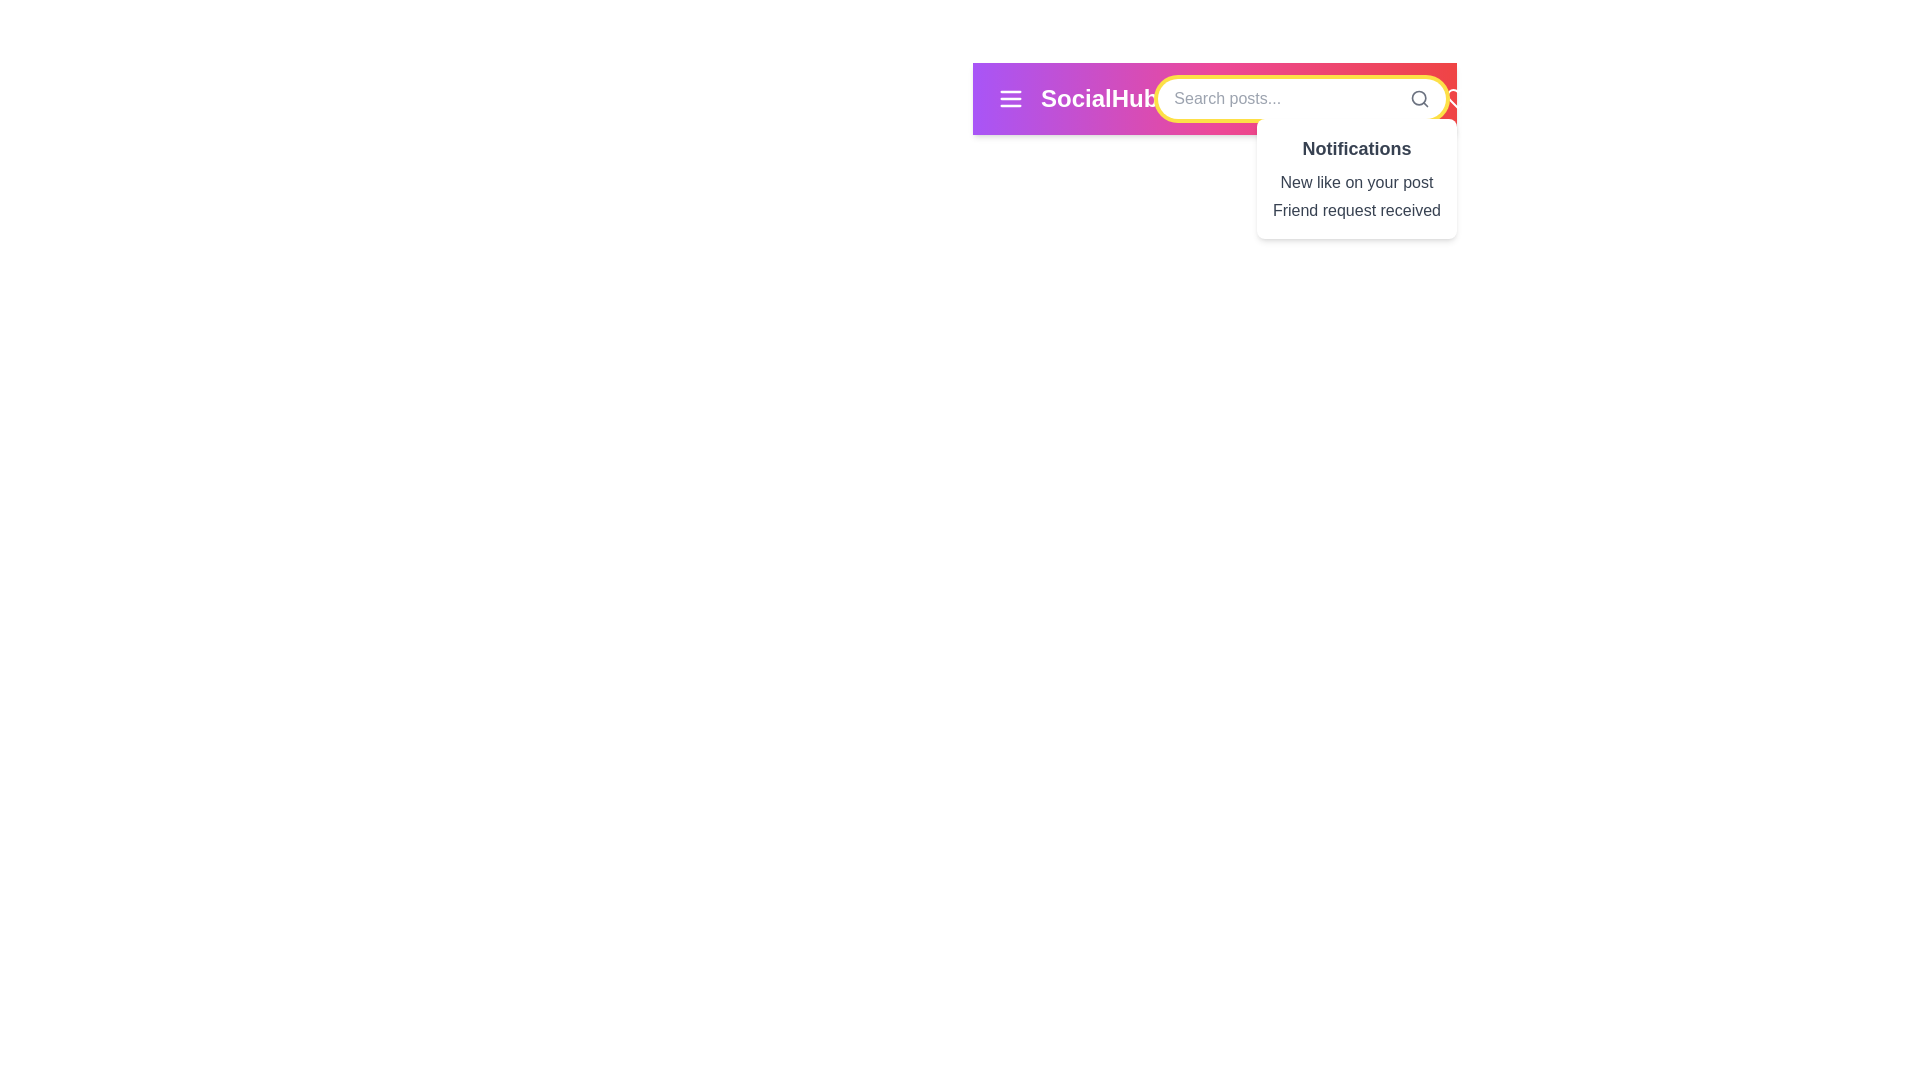 The height and width of the screenshot is (1080, 1920). Describe the element at coordinates (1553, 99) in the screenshot. I see `the user profile icon` at that location.